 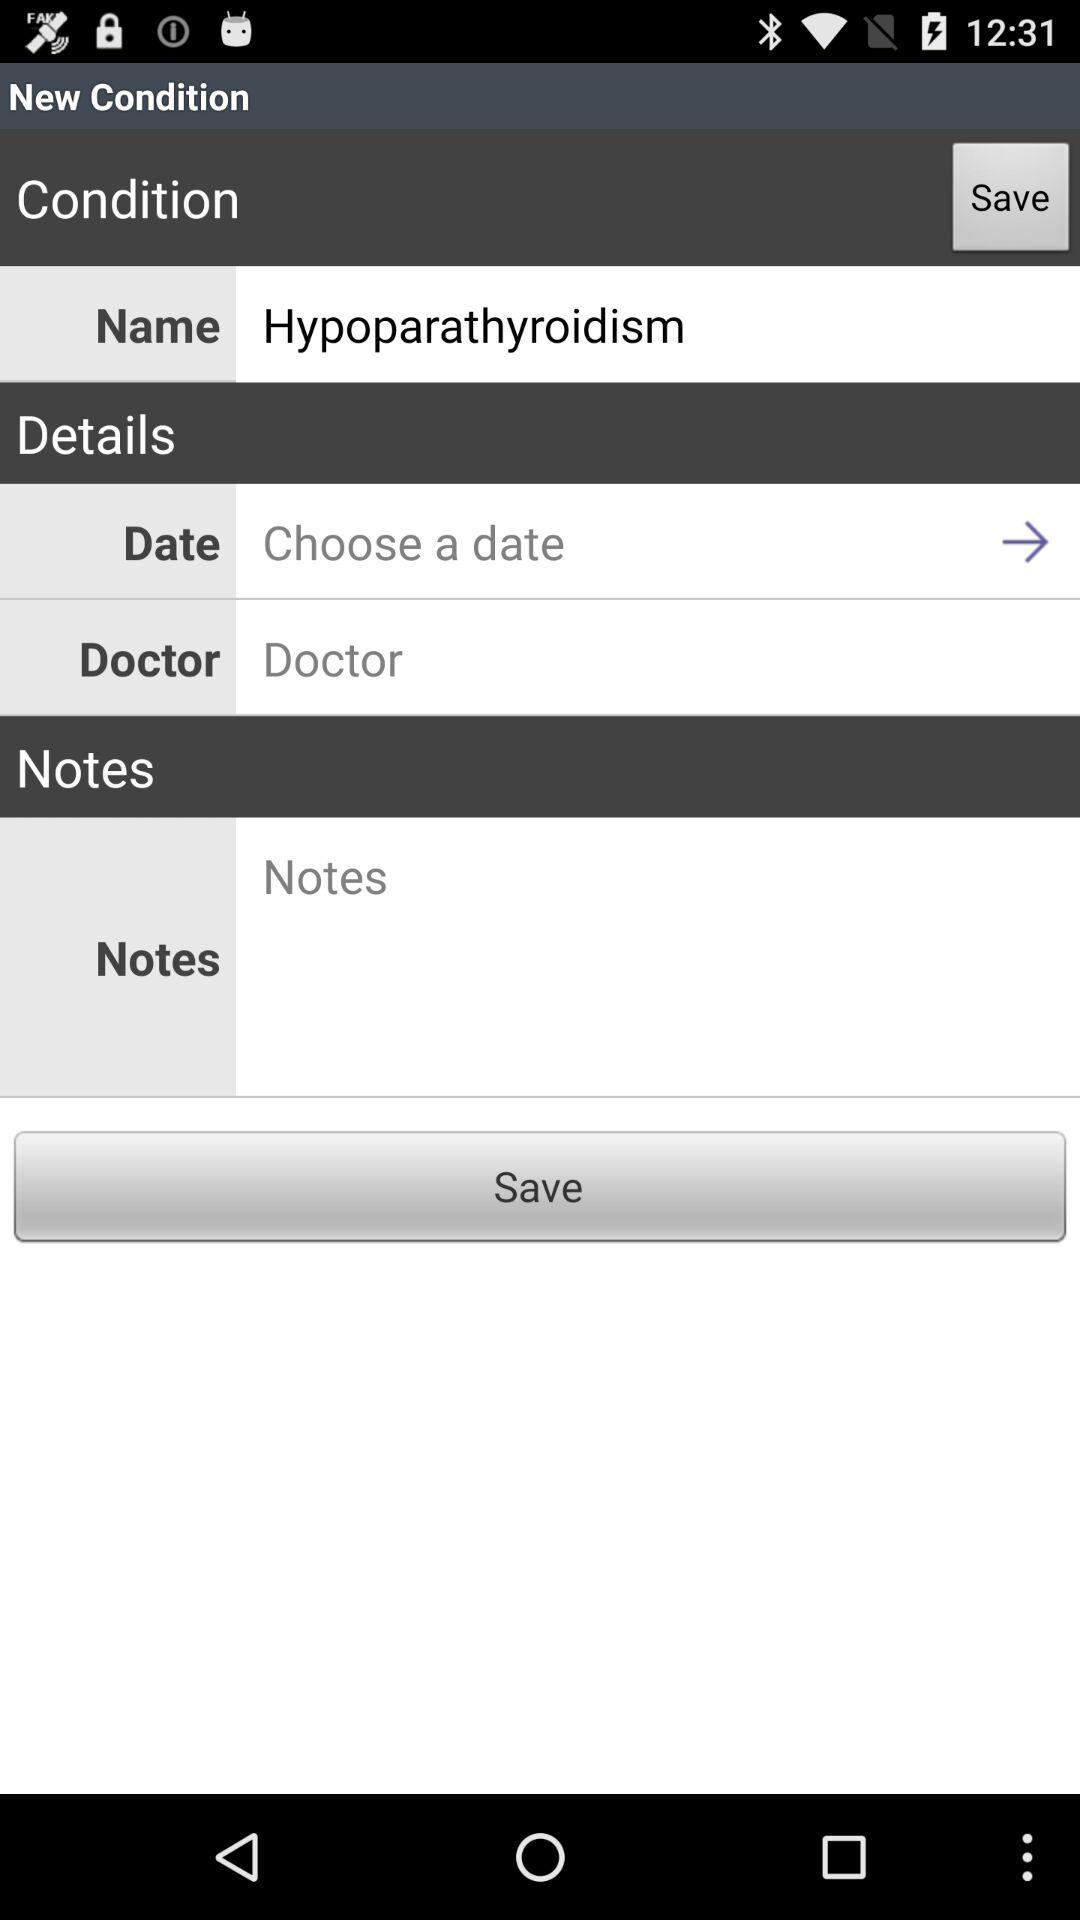 What do you see at coordinates (658, 658) in the screenshot?
I see `fill this field` at bounding box center [658, 658].